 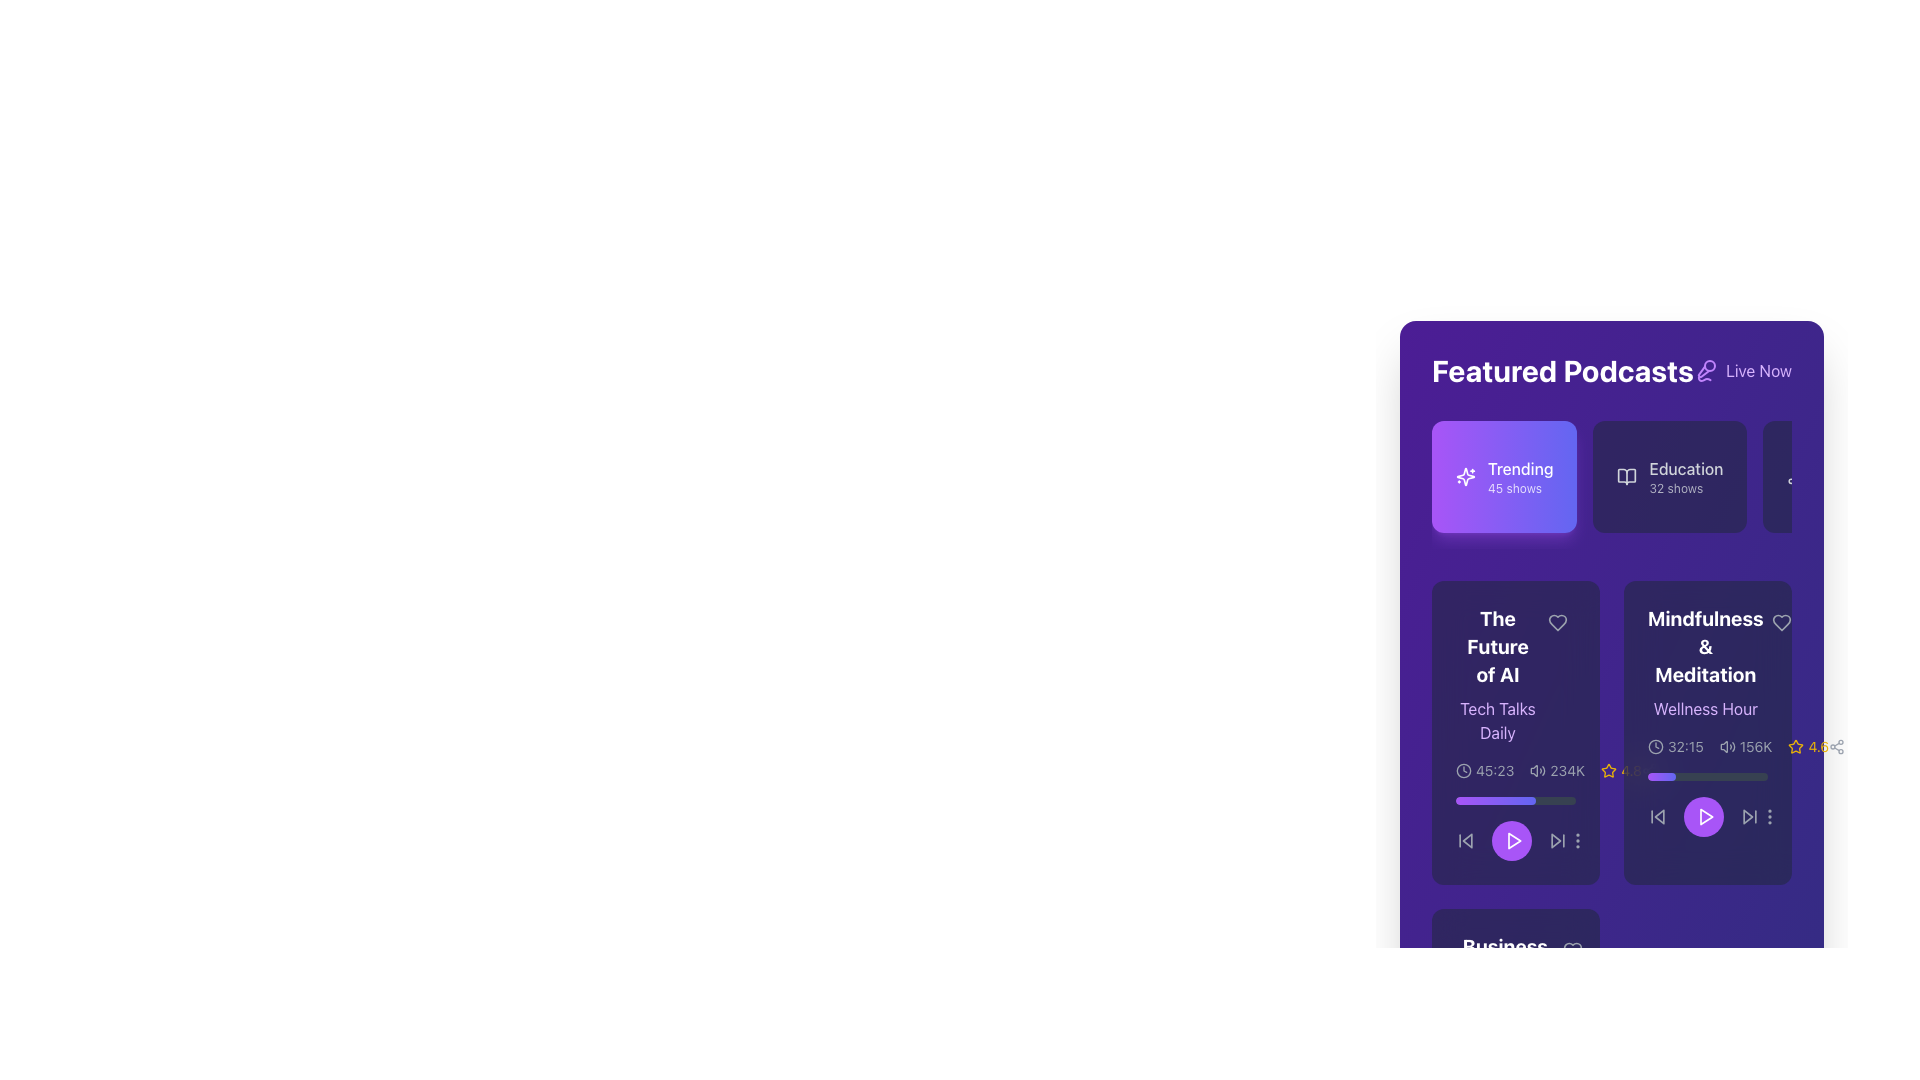 What do you see at coordinates (1557, 622) in the screenshot?
I see `the heart-shaped interactive button icon located on the right side of the podcast card titled 'The Future of AI' in the 'Featured Podcasts' section to visualize any hover effects` at bounding box center [1557, 622].